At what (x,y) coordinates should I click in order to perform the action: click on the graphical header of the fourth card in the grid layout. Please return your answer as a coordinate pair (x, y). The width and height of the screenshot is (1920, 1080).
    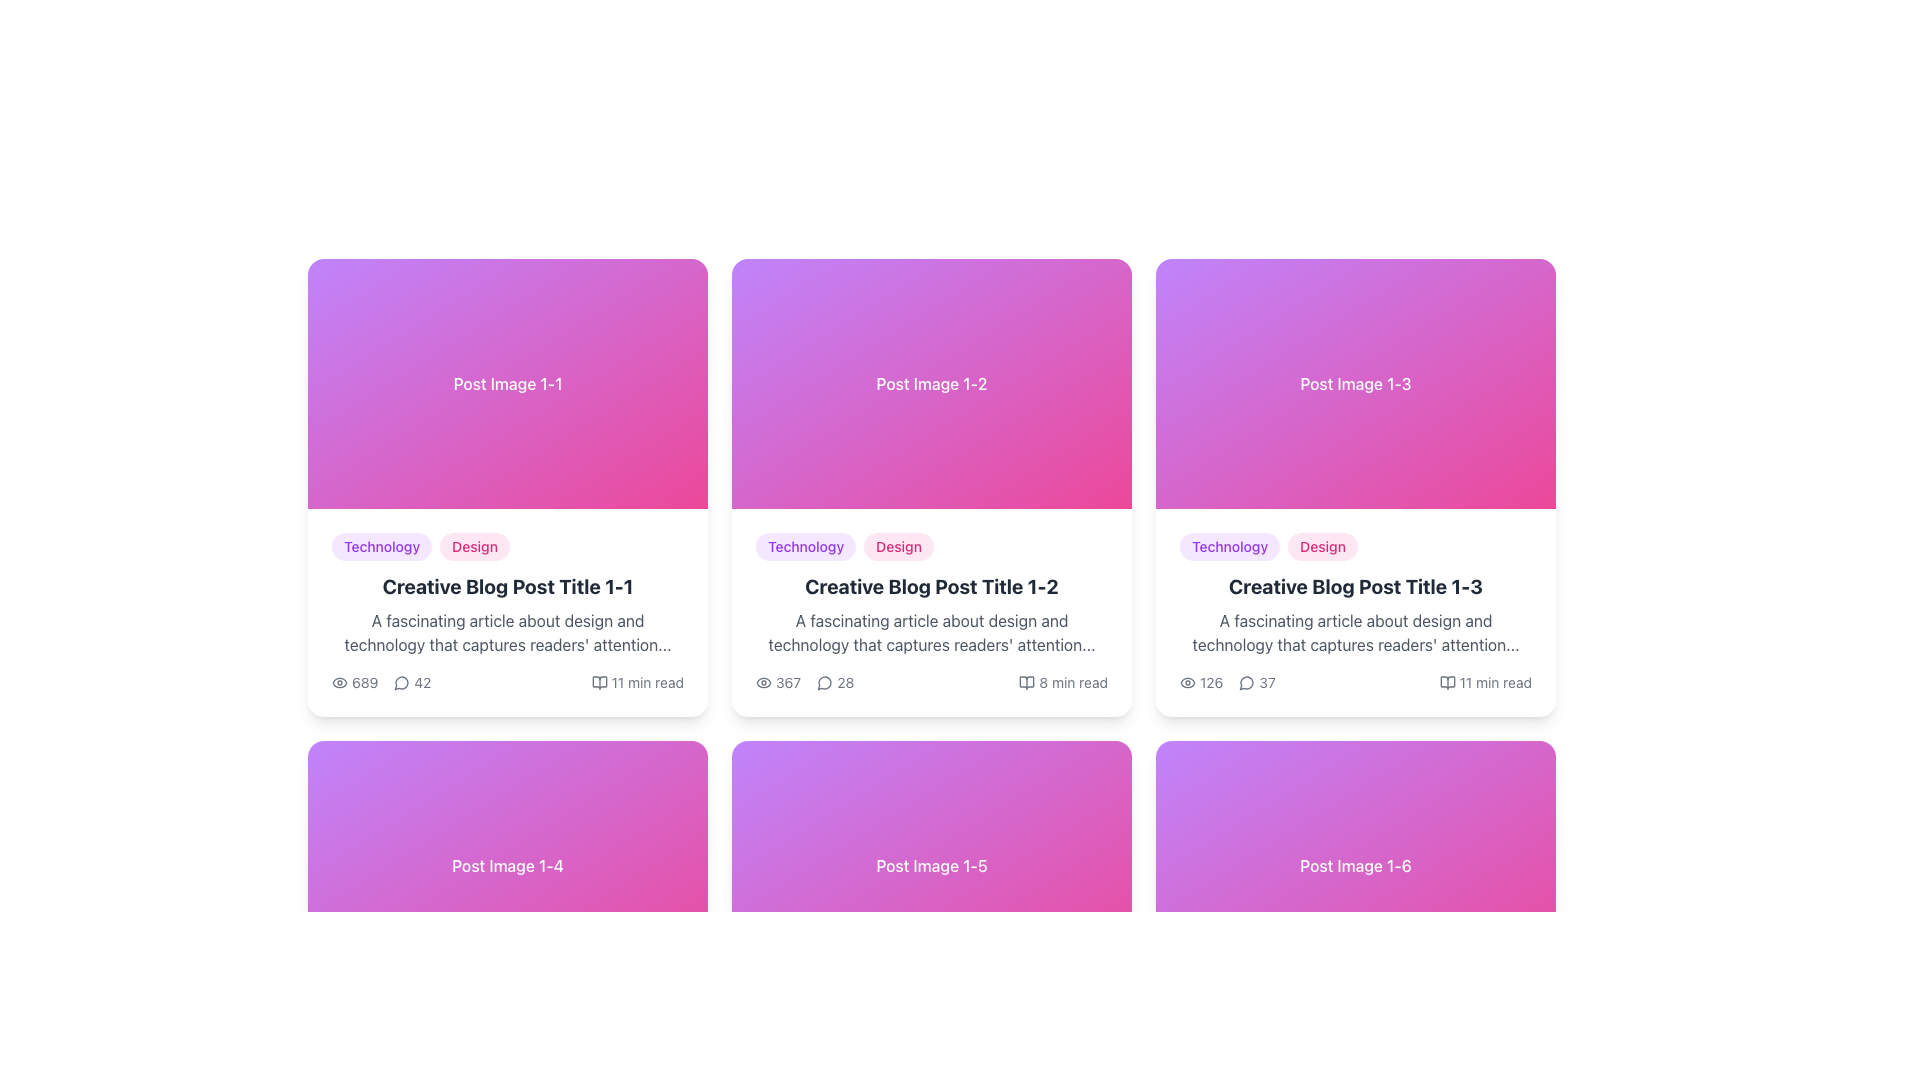
    Looking at the image, I should click on (508, 865).